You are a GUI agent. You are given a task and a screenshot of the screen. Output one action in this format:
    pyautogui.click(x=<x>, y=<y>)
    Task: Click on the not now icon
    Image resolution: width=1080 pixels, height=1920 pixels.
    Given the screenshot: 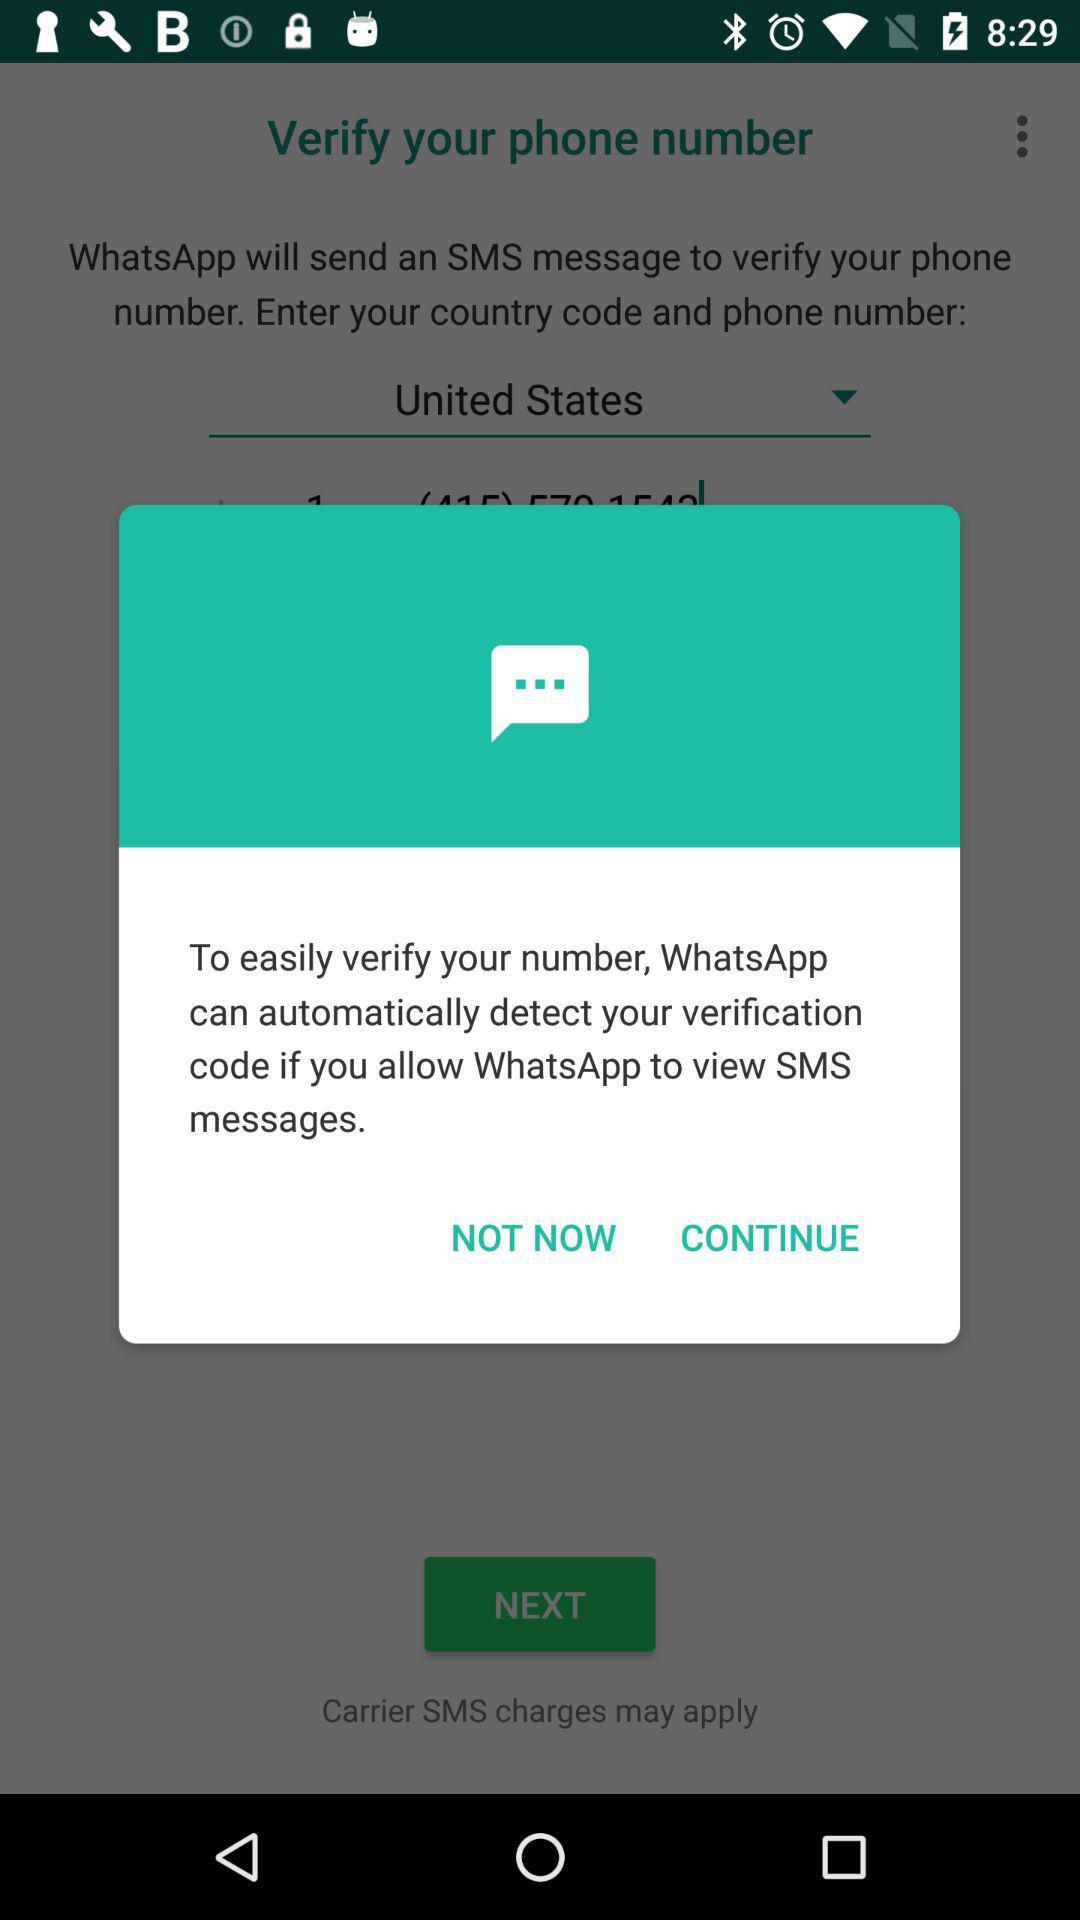 What is the action you would take?
    pyautogui.click(x=532, y=1235)
    